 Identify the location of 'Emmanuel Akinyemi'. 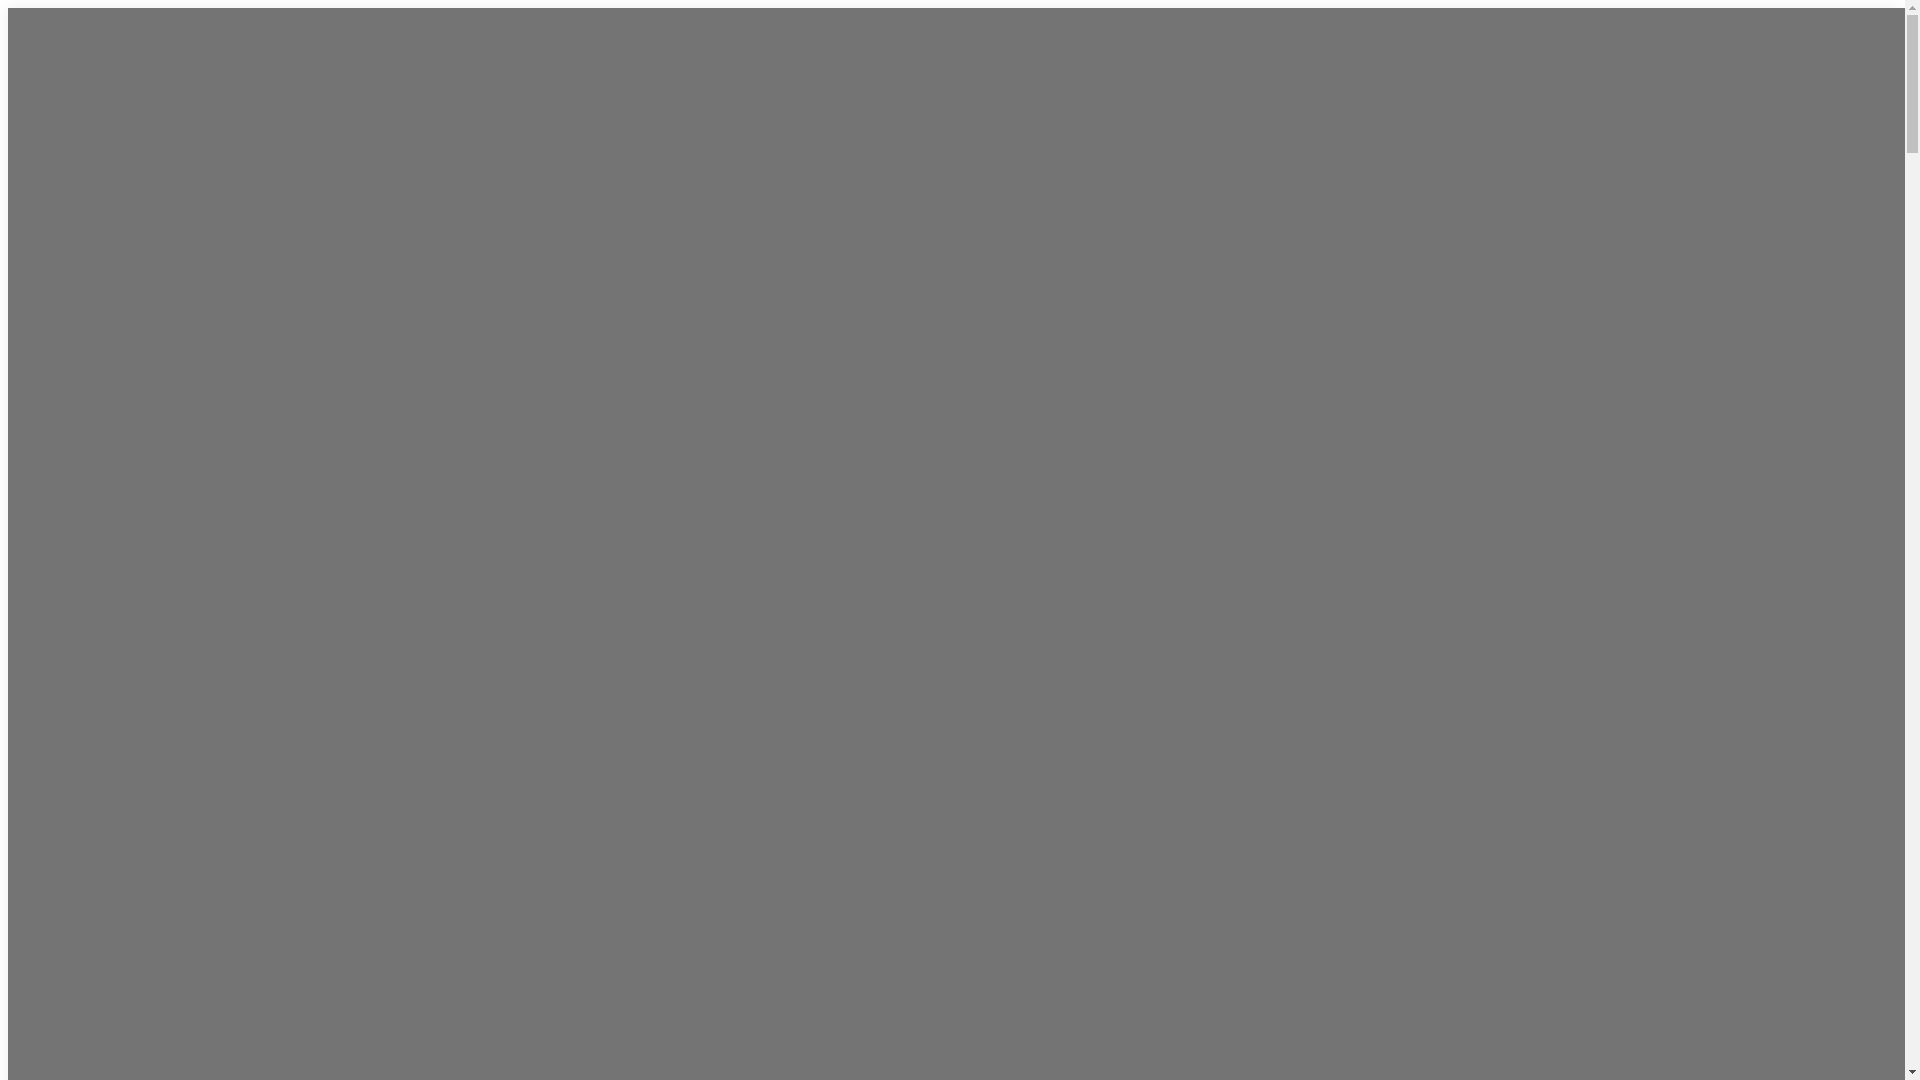
(907, 619).